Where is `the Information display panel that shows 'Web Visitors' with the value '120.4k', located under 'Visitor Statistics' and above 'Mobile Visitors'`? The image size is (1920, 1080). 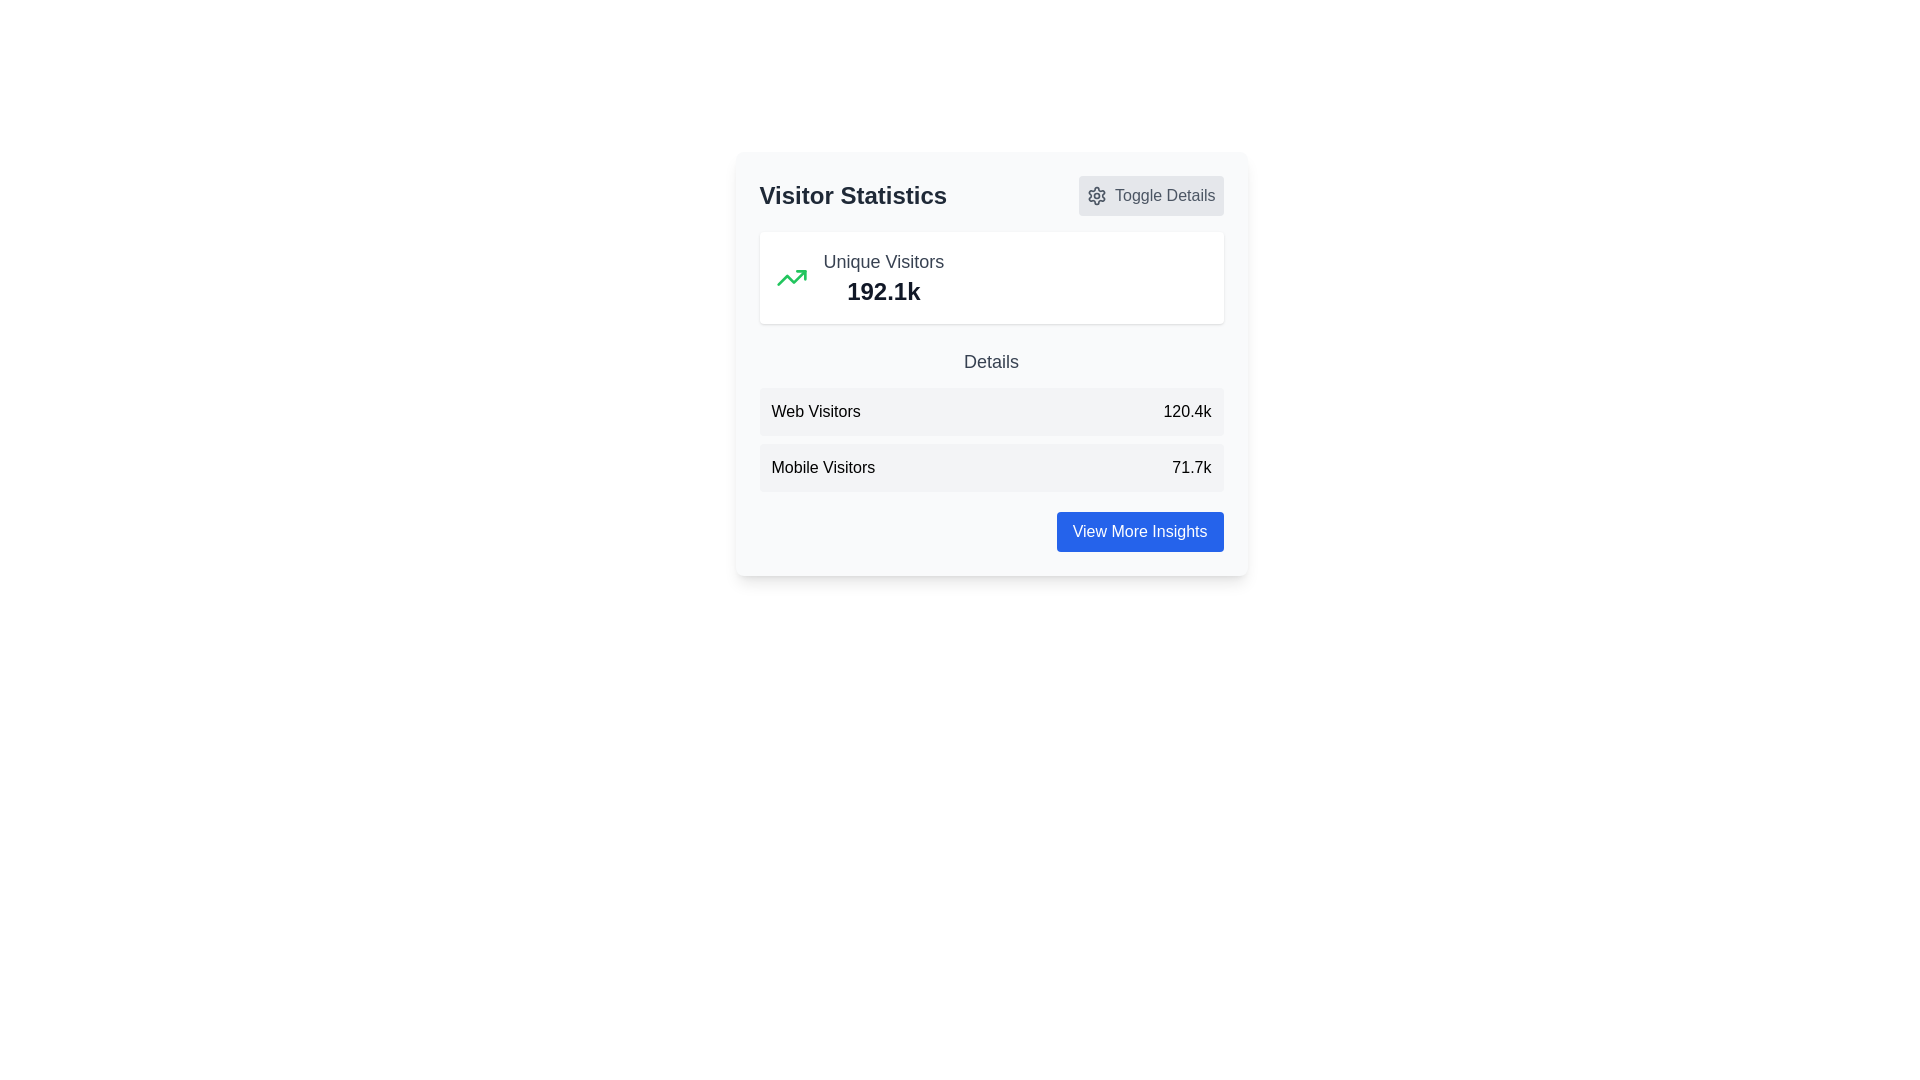
the Information display panel that shows 'Web Visitors' with the value '120.4k', located under 'Visitor Statistics' and above 'Mobile Visitors' is located at coordinates (991, 411).